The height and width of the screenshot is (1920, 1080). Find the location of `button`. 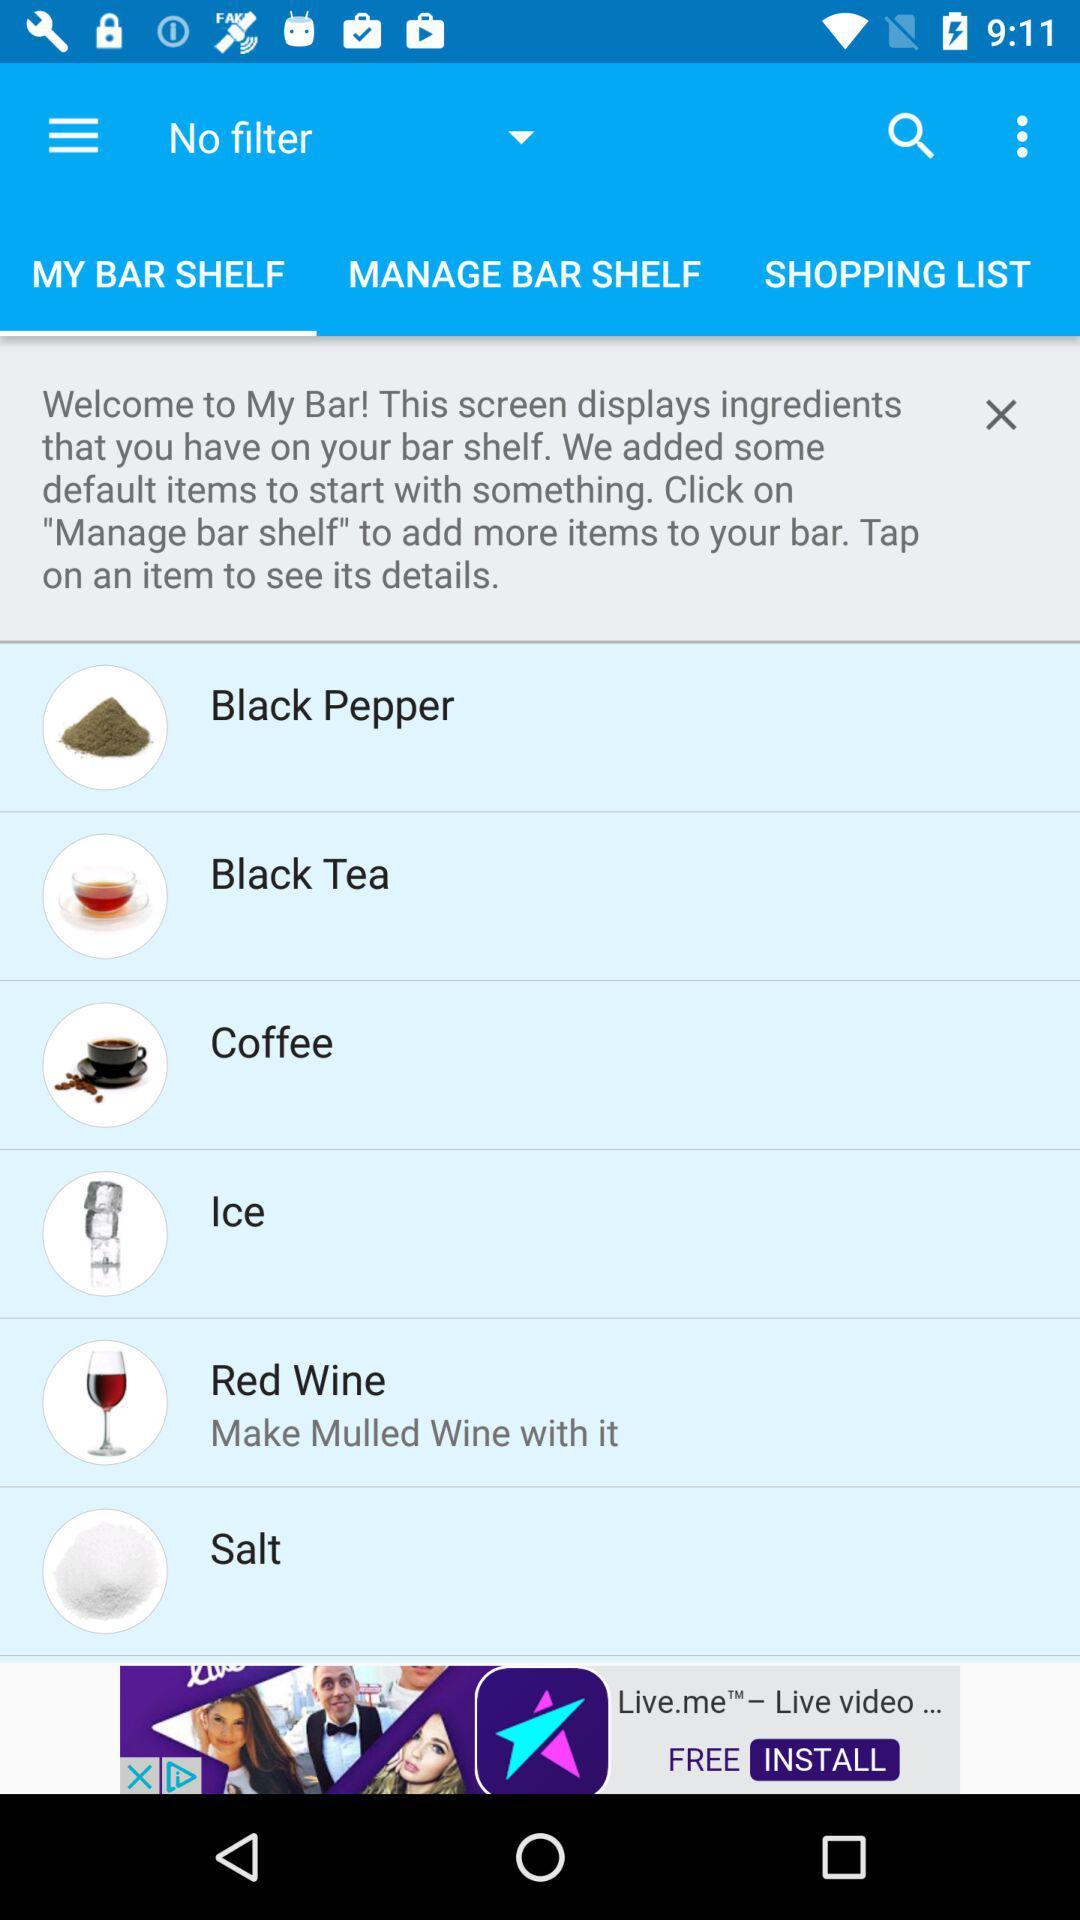

button is located at coordinates (1001, 413).